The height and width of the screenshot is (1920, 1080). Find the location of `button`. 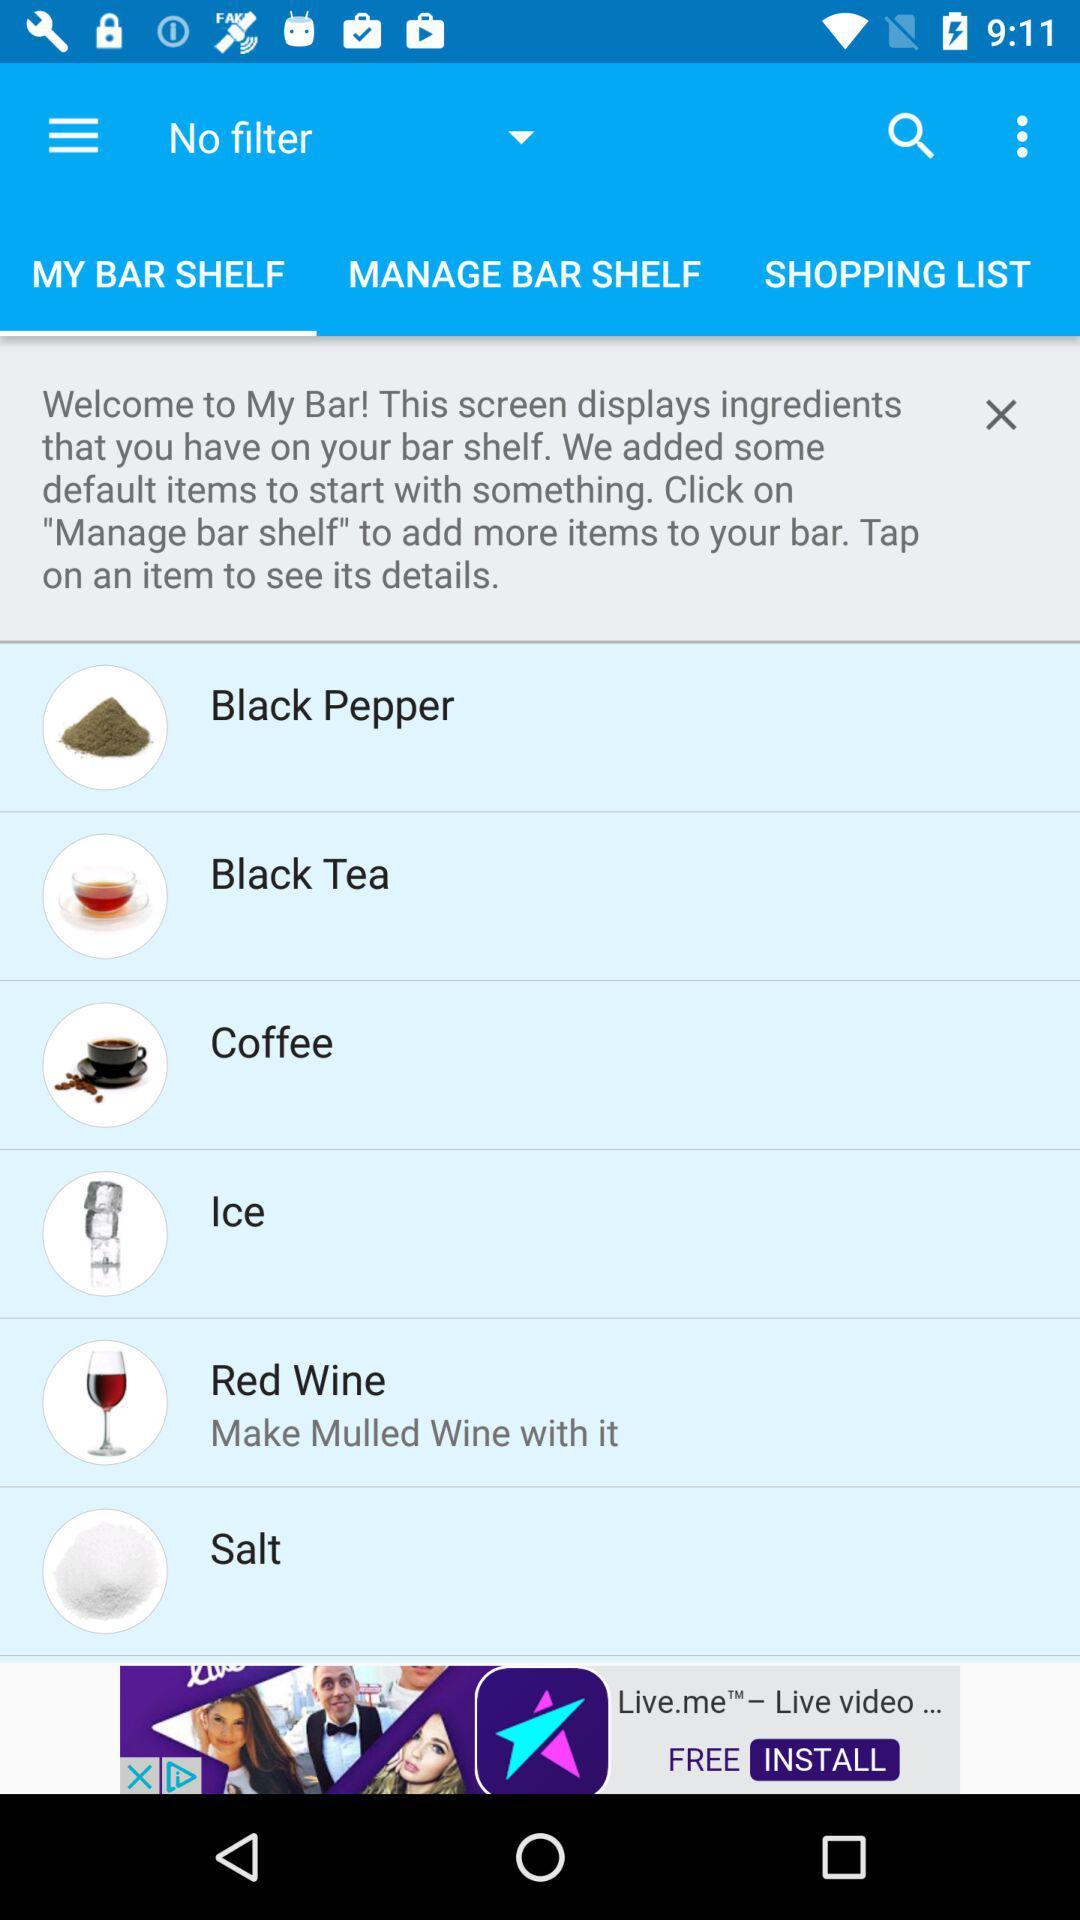

button is located at coordinates (1001, 413).